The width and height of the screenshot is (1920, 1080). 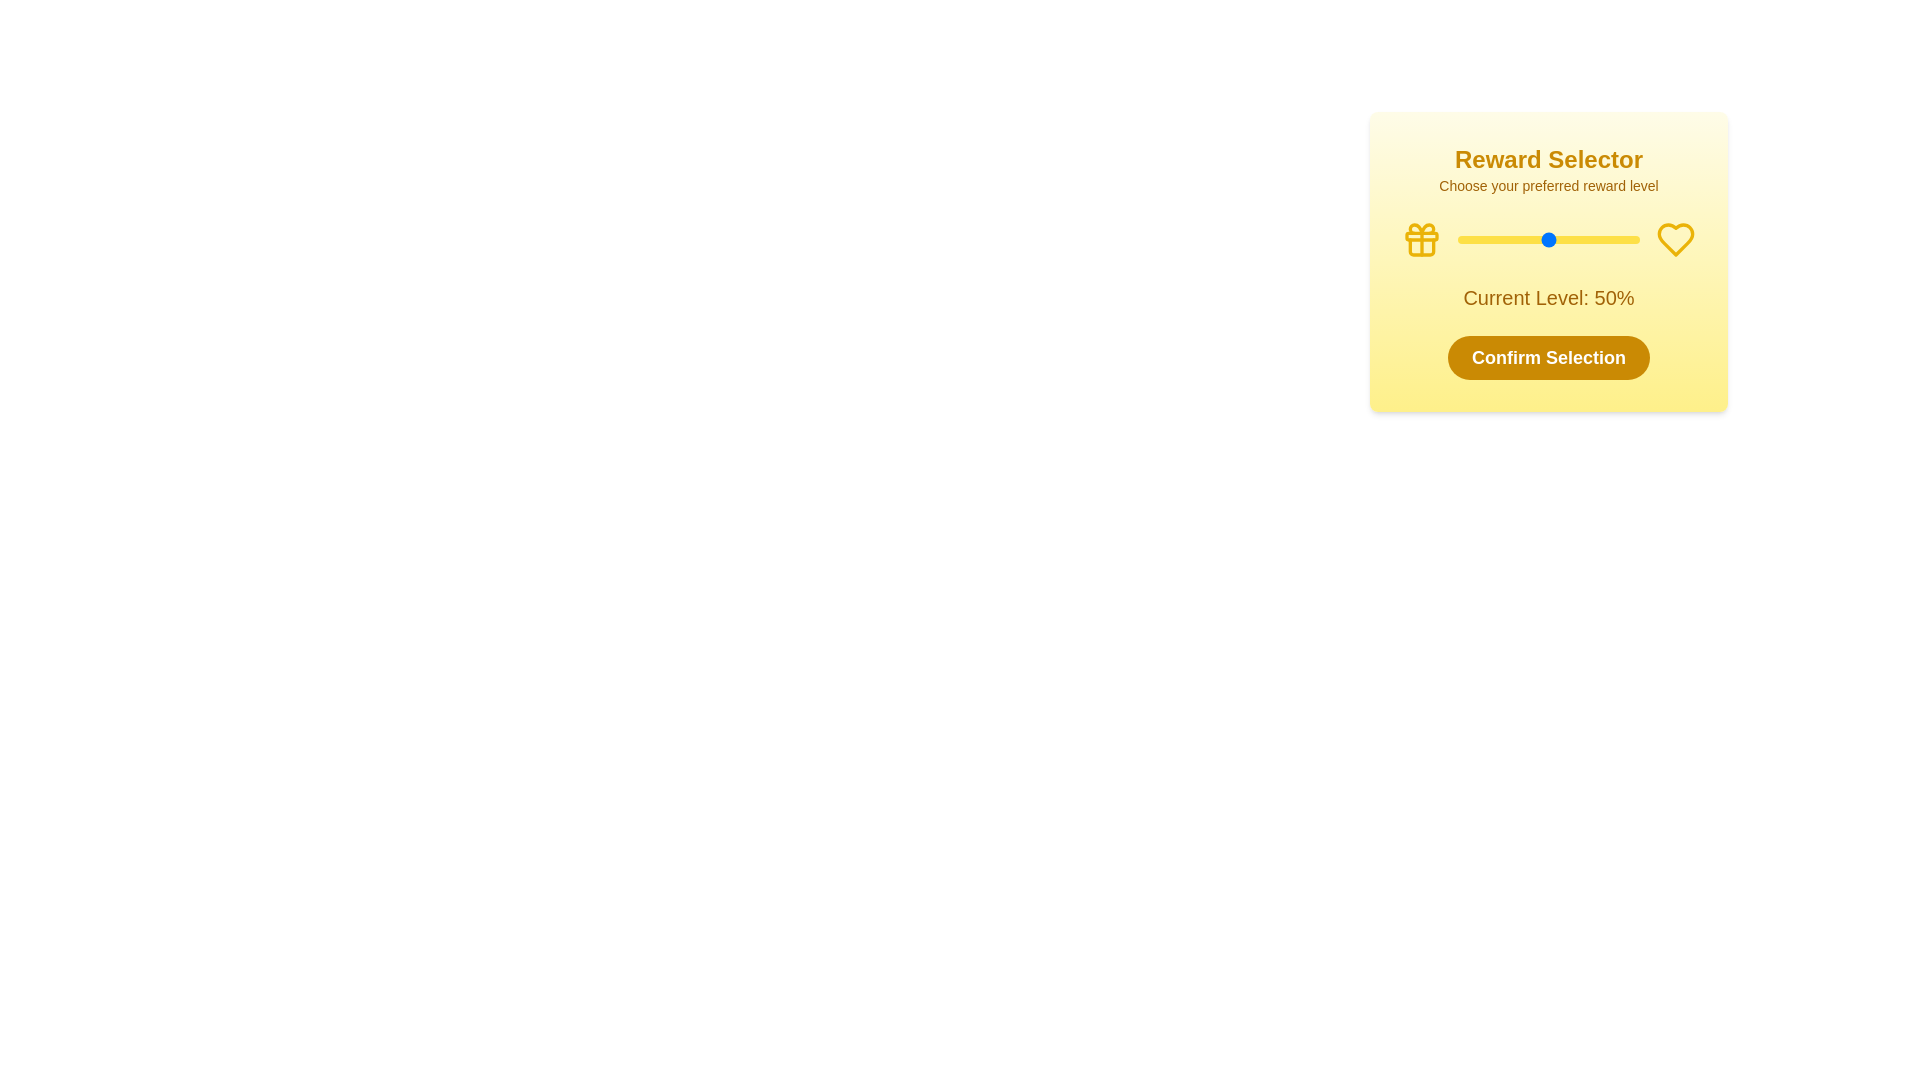 What do you see at coordinates (1573, 238) in the screenshot?
I see `the reward level` at bounding box center [1573, 238].